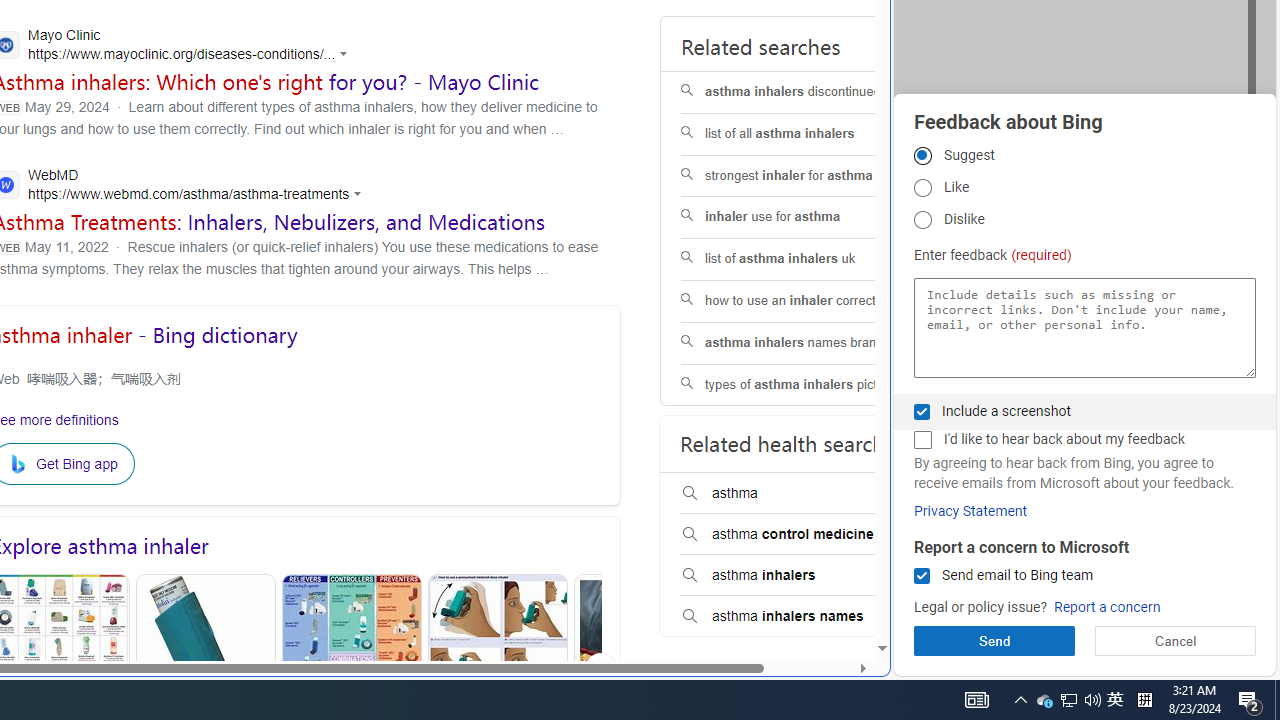  I want to click on 'asthma inhalers names brands', so click(807, 342).